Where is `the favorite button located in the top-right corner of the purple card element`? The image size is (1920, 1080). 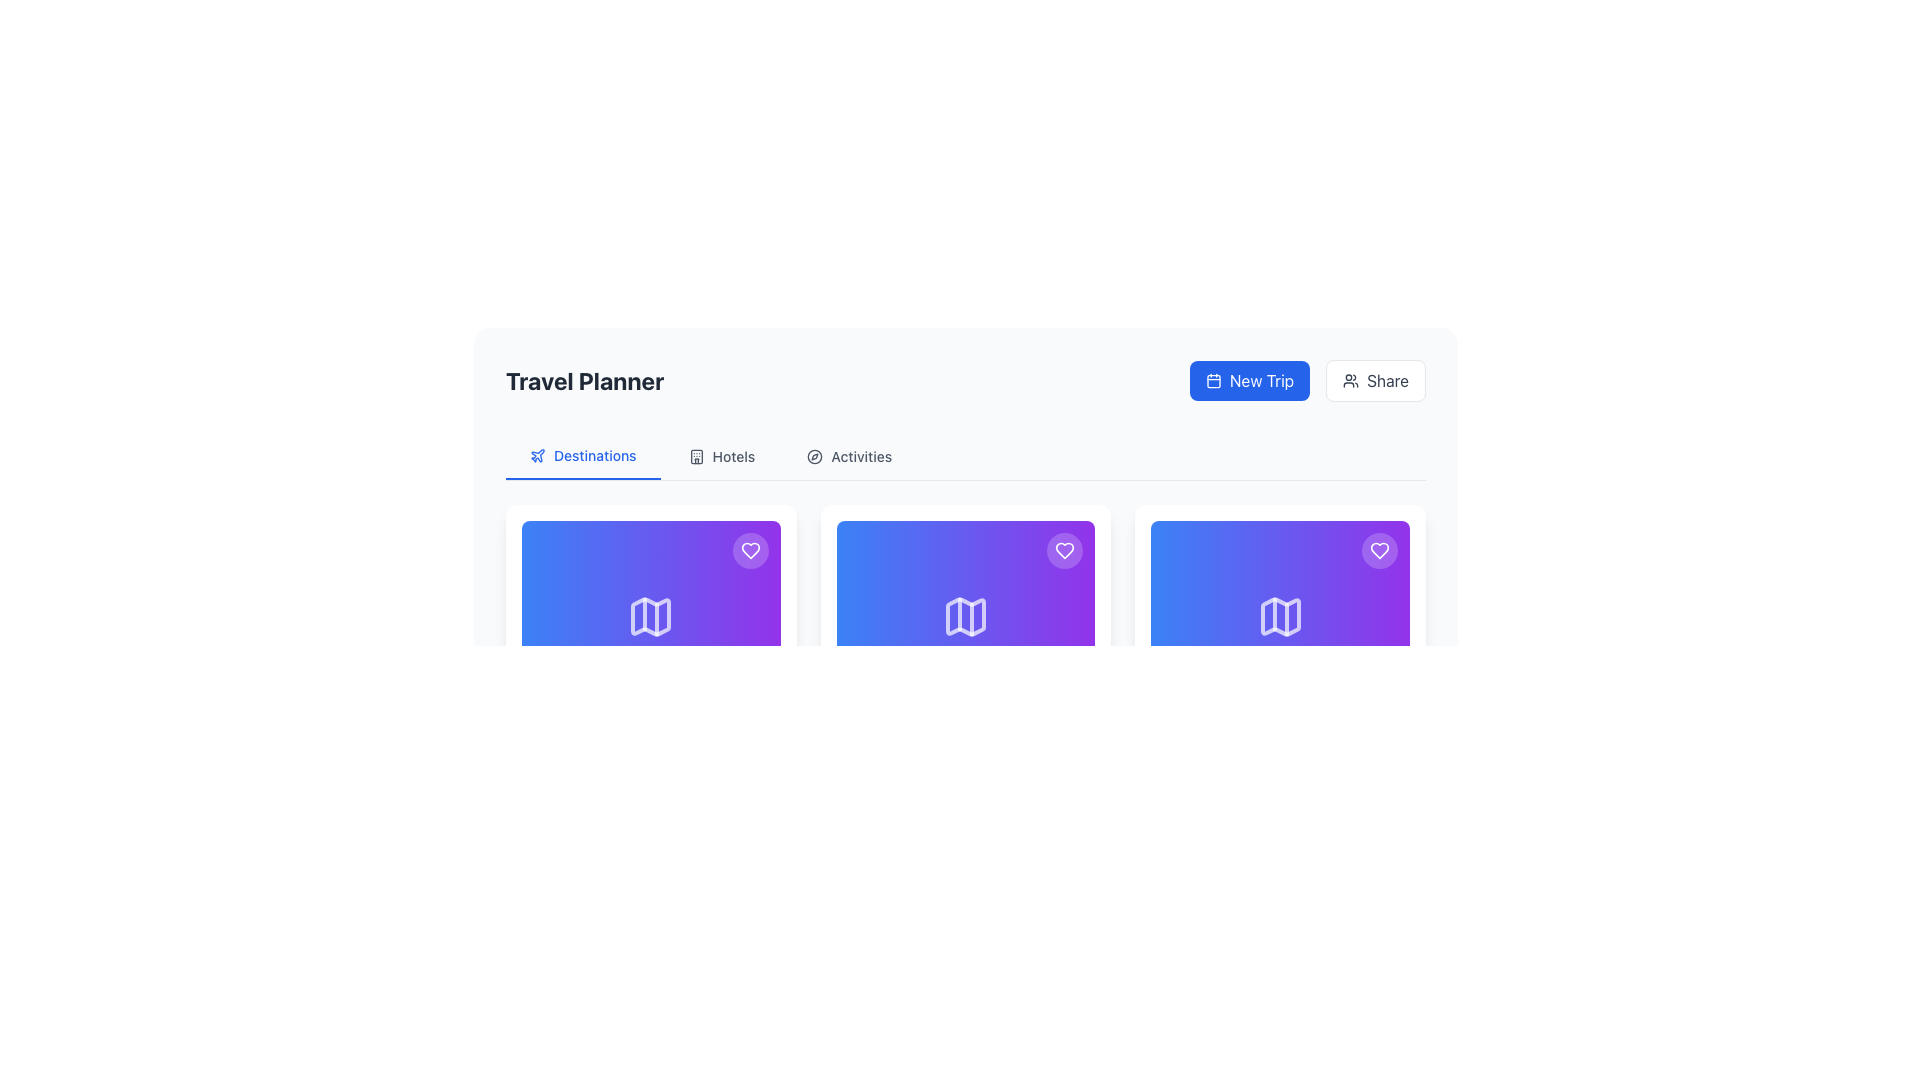
the favorite button located in the top-right corner of the purple card element is located at coordinates (1378, 551).